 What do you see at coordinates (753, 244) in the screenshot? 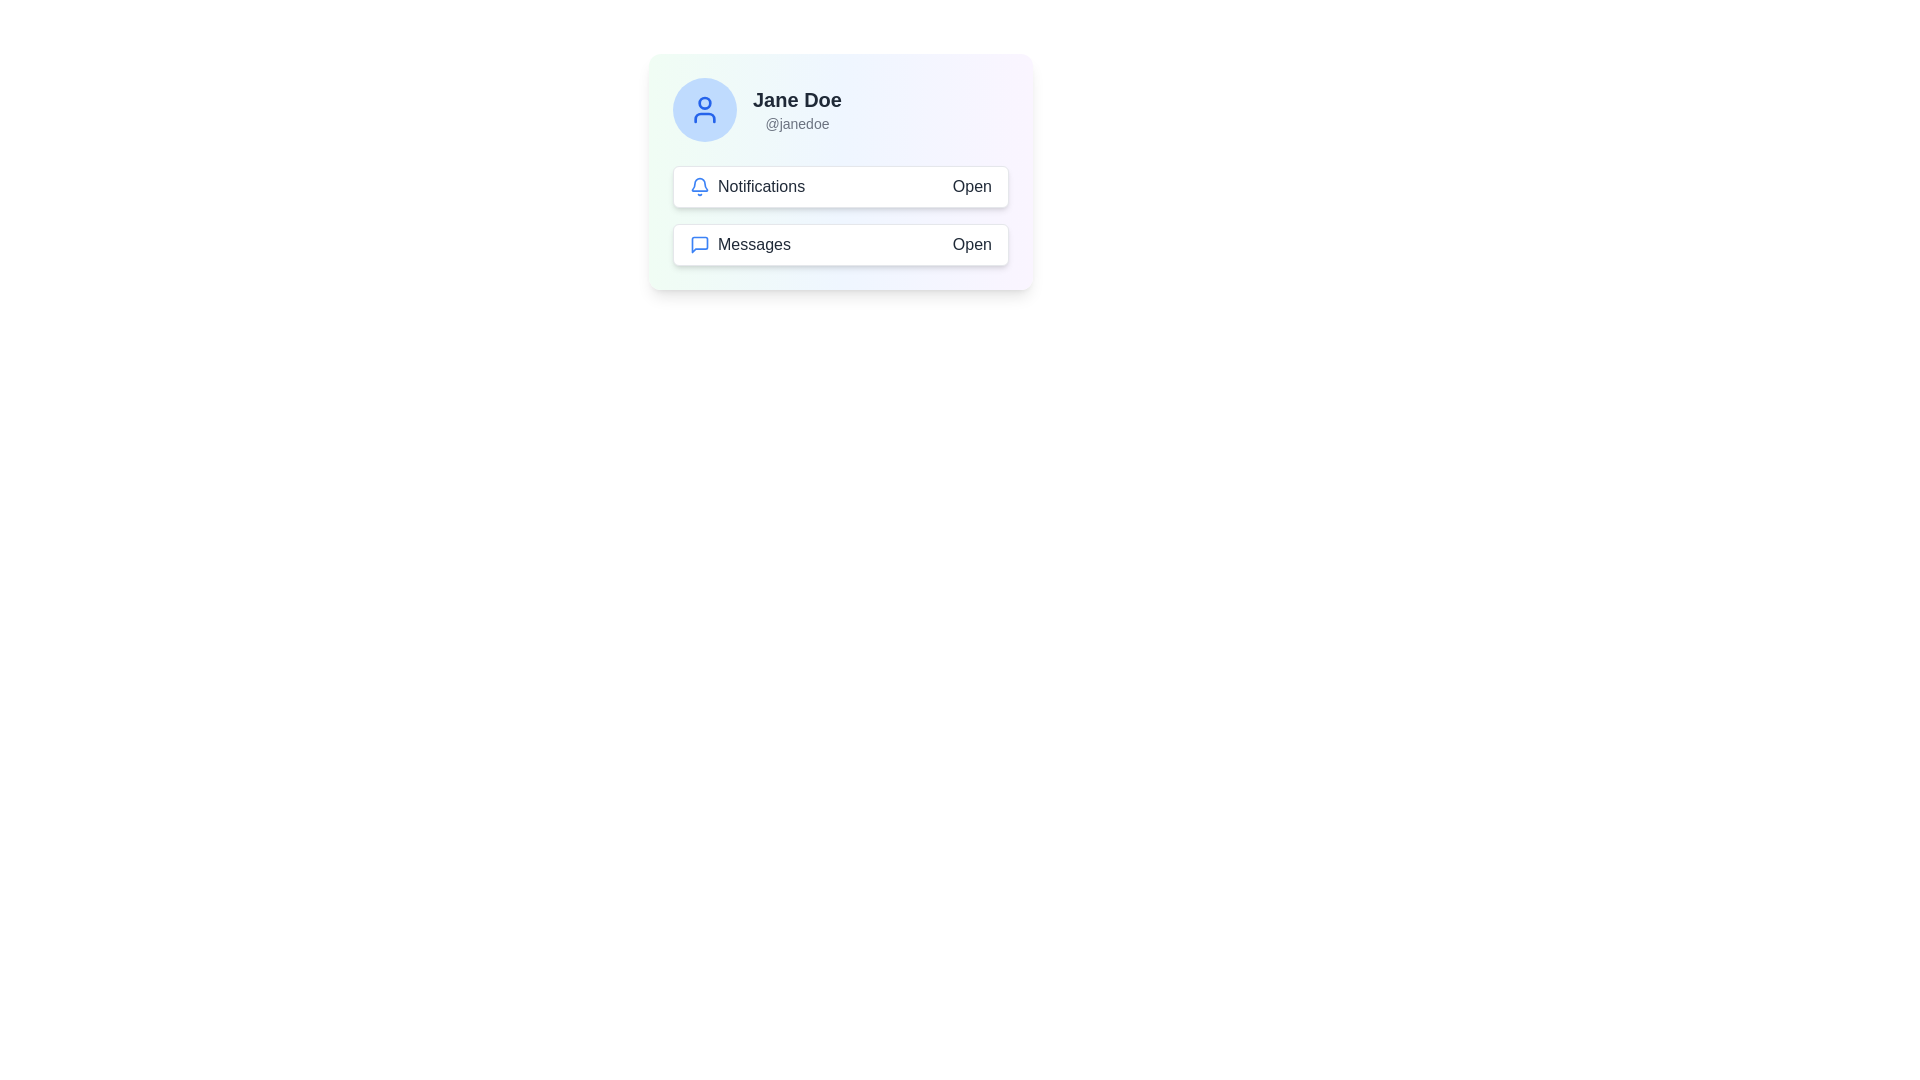
I see `the 'Messages' text label, which is styled in a standard sans-serif font and is located within a button-like rectangular structure alongside a speech bubble icon` at bounding box center [753, 244].